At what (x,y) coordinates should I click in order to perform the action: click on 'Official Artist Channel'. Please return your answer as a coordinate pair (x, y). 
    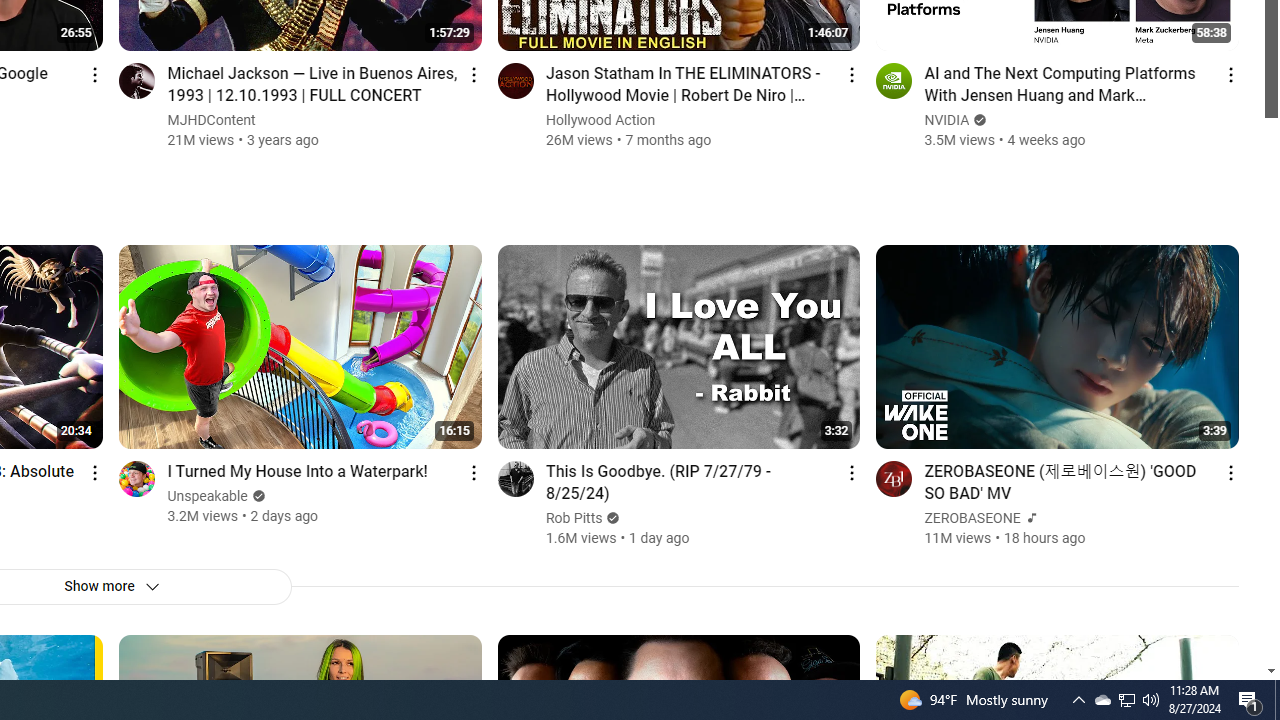
    Looking at the image, I should click on (1029, 517).